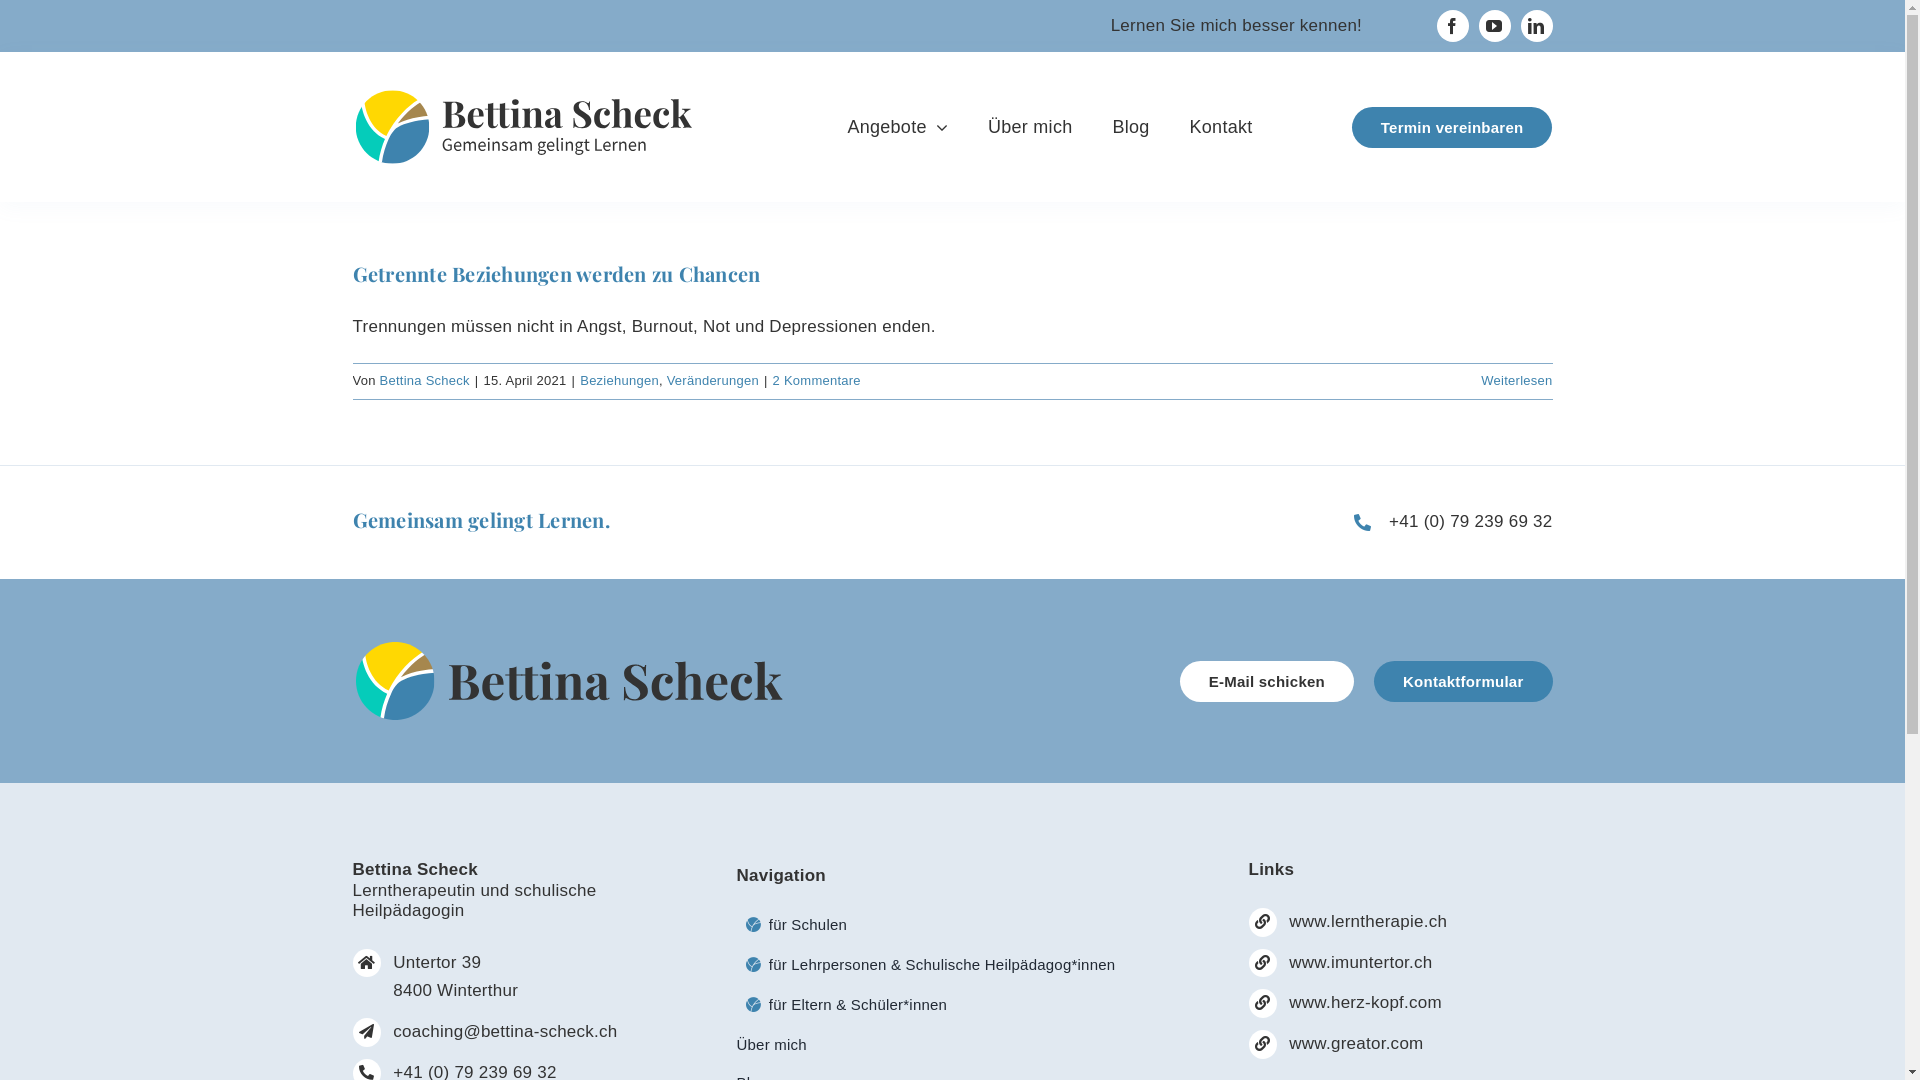 This screenshot has height=1080, width=1920. What do you see at coordinates (504, 1031) in the screenshot?
I see `'coaching@bettina-scheck.ch'` at bounding box center [504, 1031].